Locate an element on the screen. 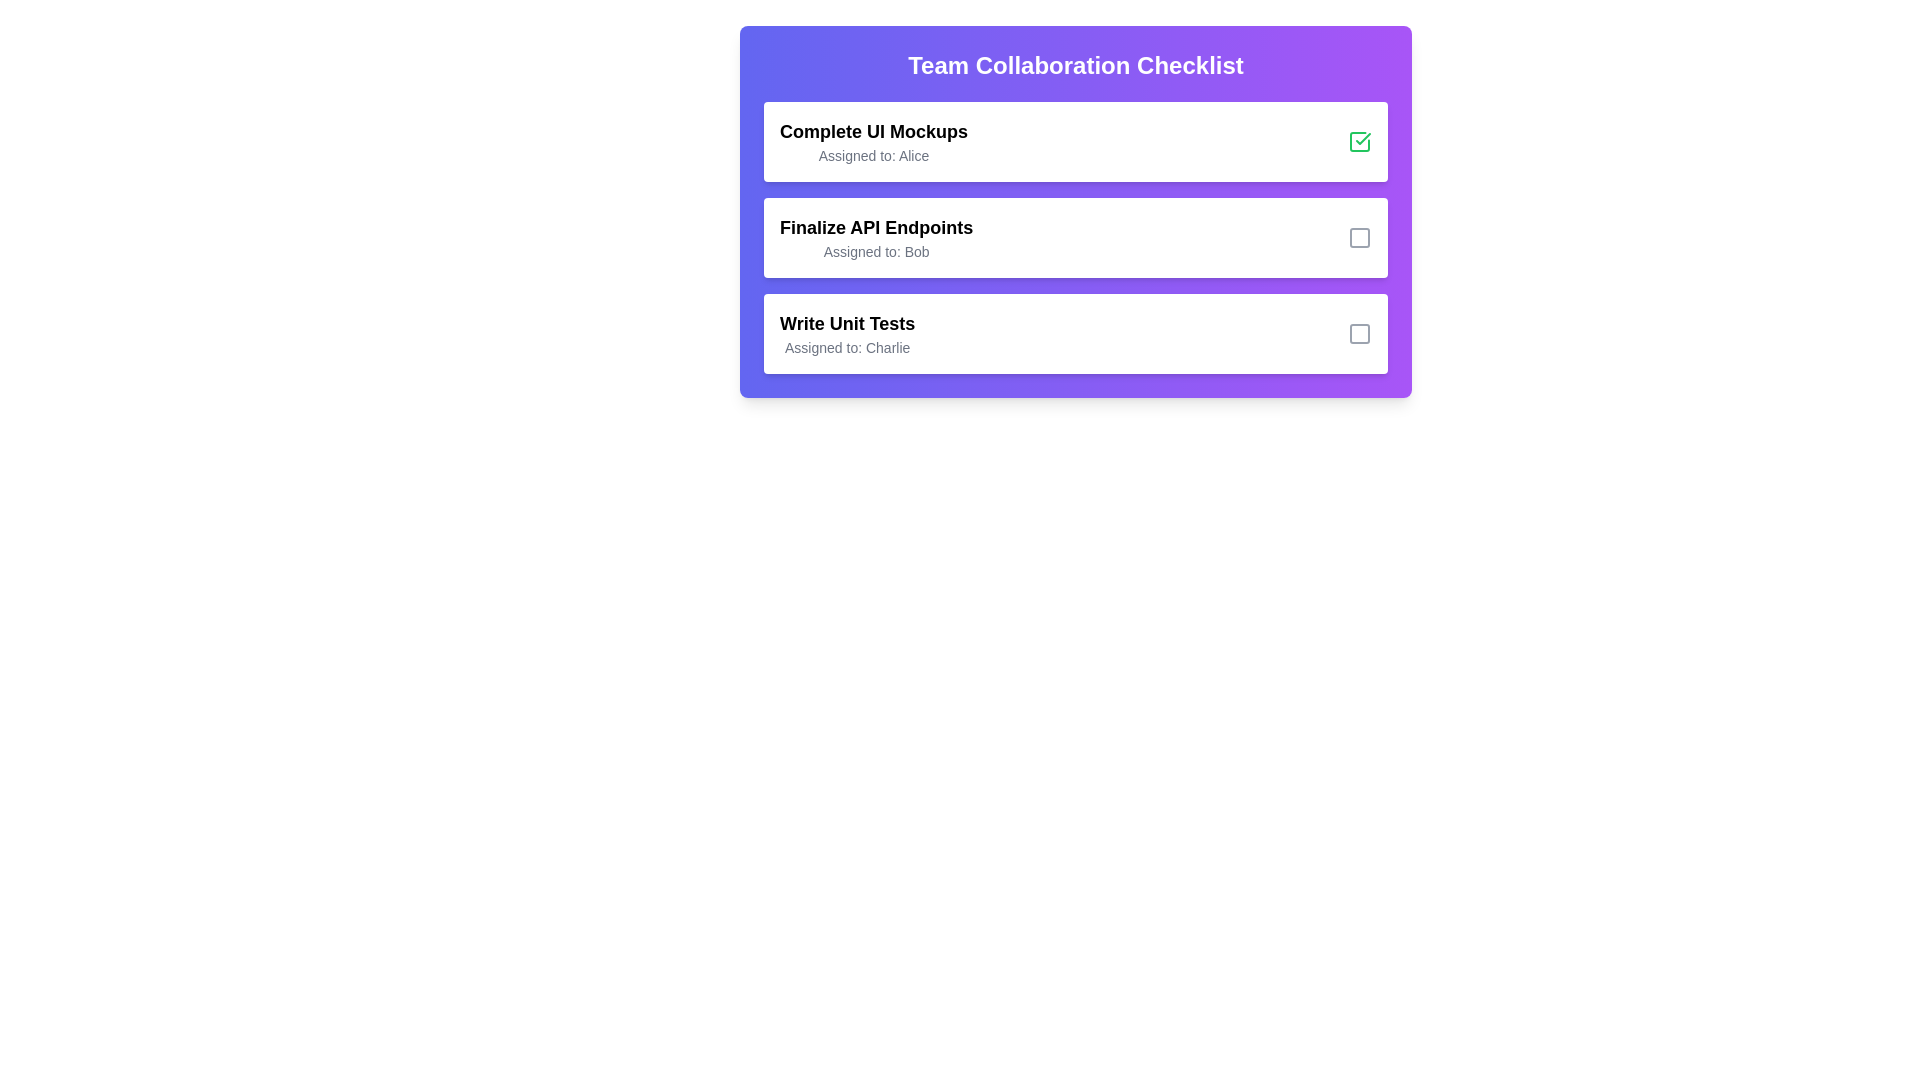  the checkbox or button representing 'Write Unit Tests' is located at coordinates (1359, 333).